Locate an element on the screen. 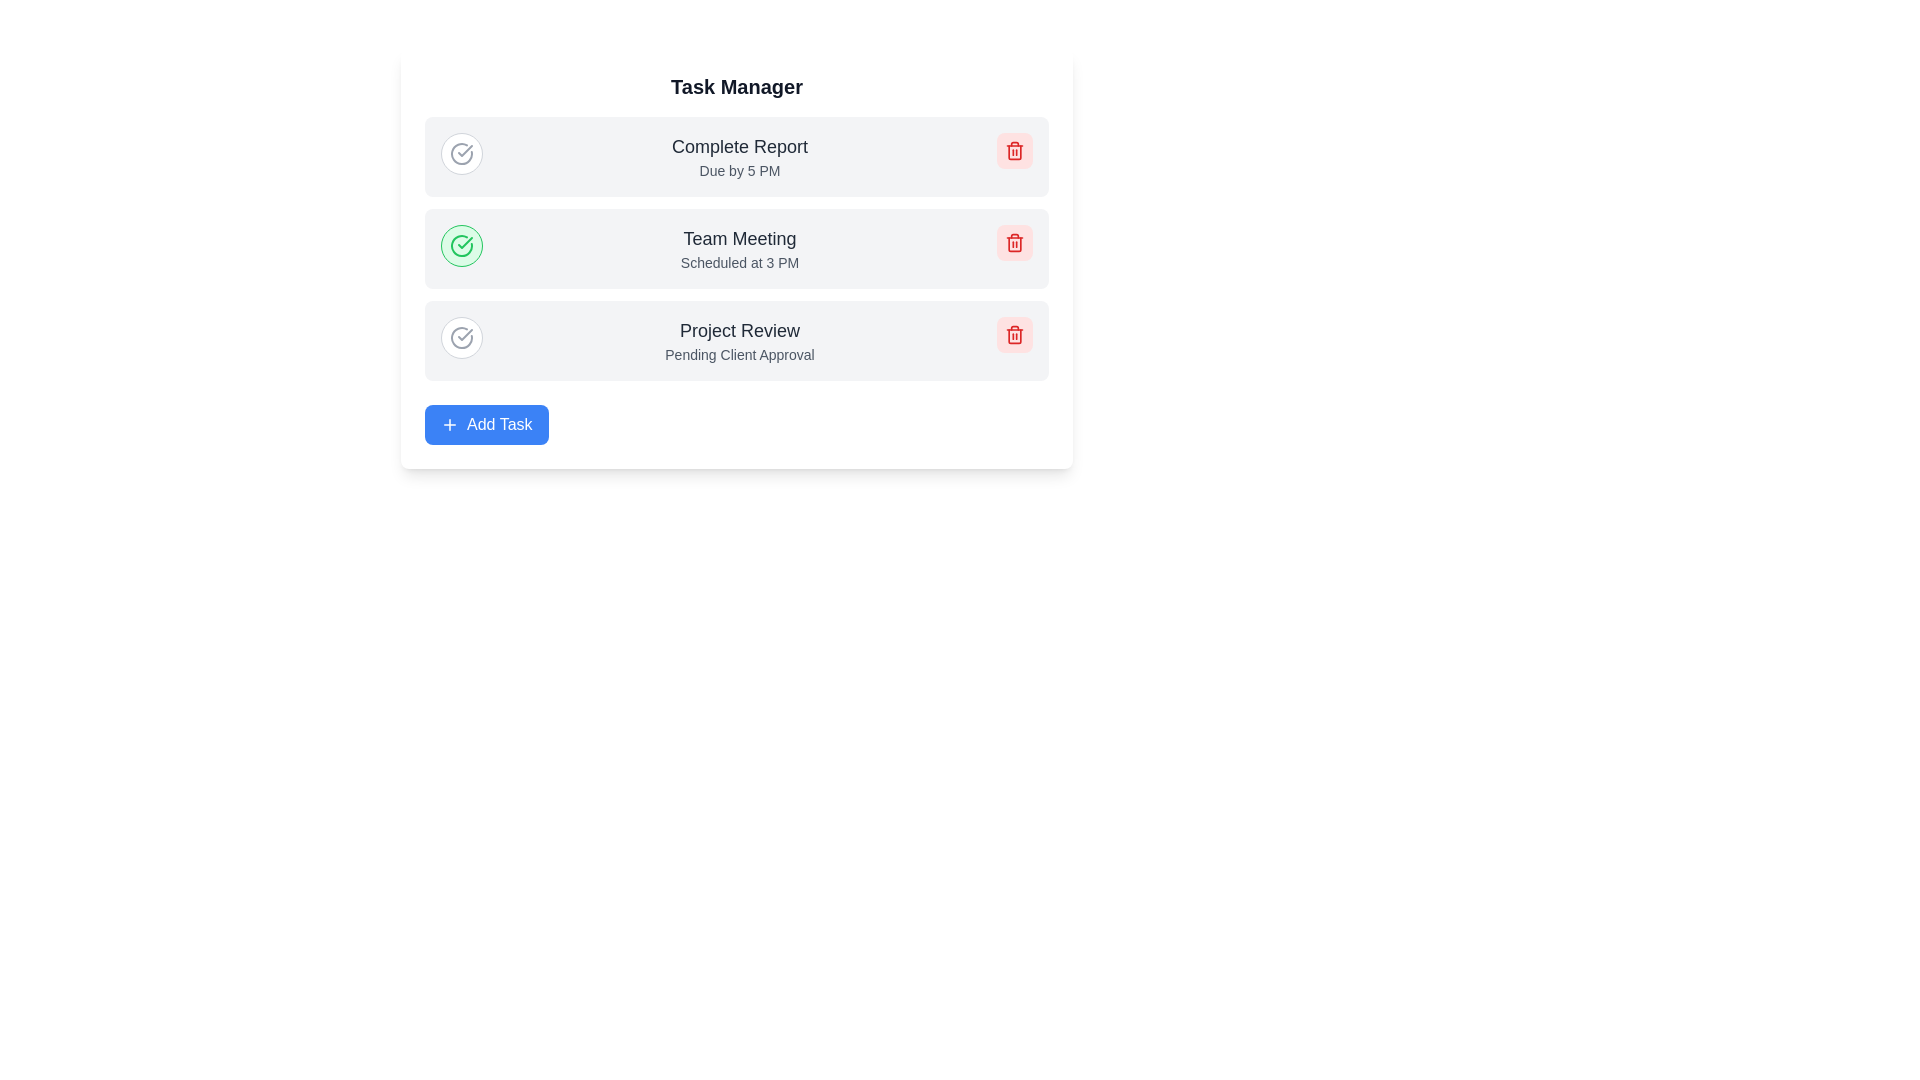  the circular status indicator button with a tick icon located in the top-left corner of the 'Project Review' box to change its status is located at coordinates (460, 337).